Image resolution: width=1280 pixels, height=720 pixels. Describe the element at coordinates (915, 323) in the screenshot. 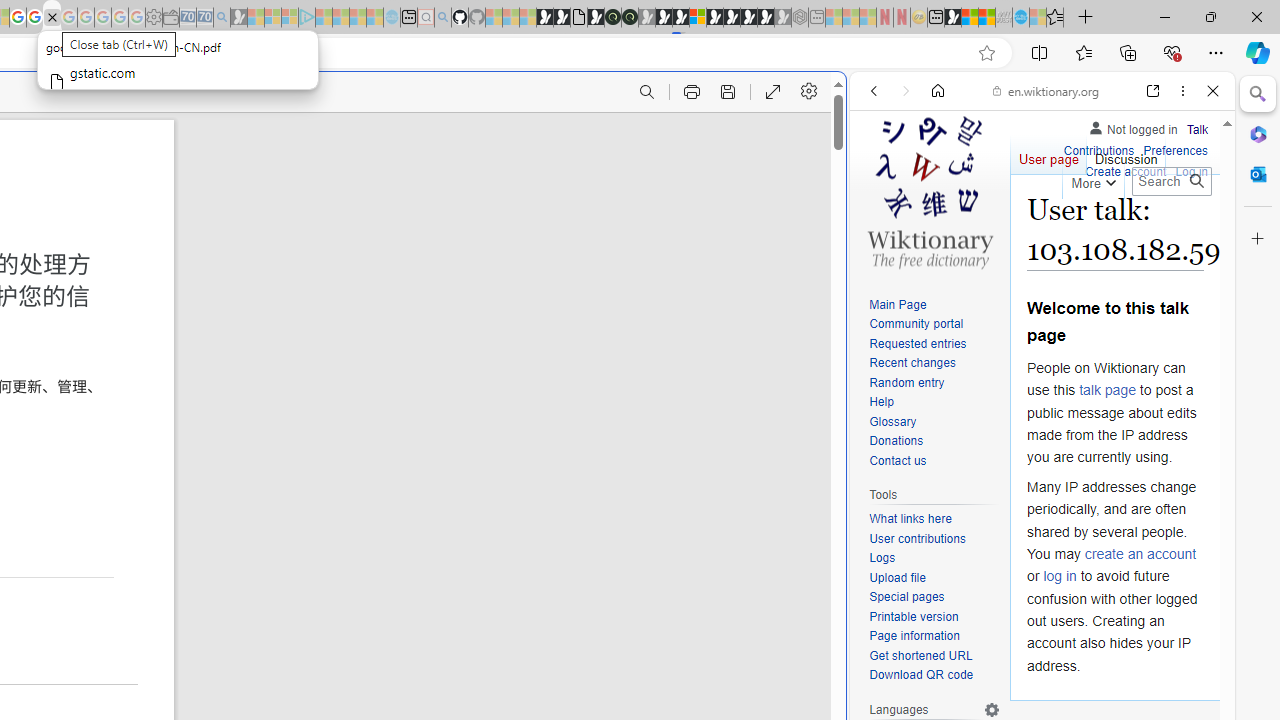

I see `'Community portal'` at that location.